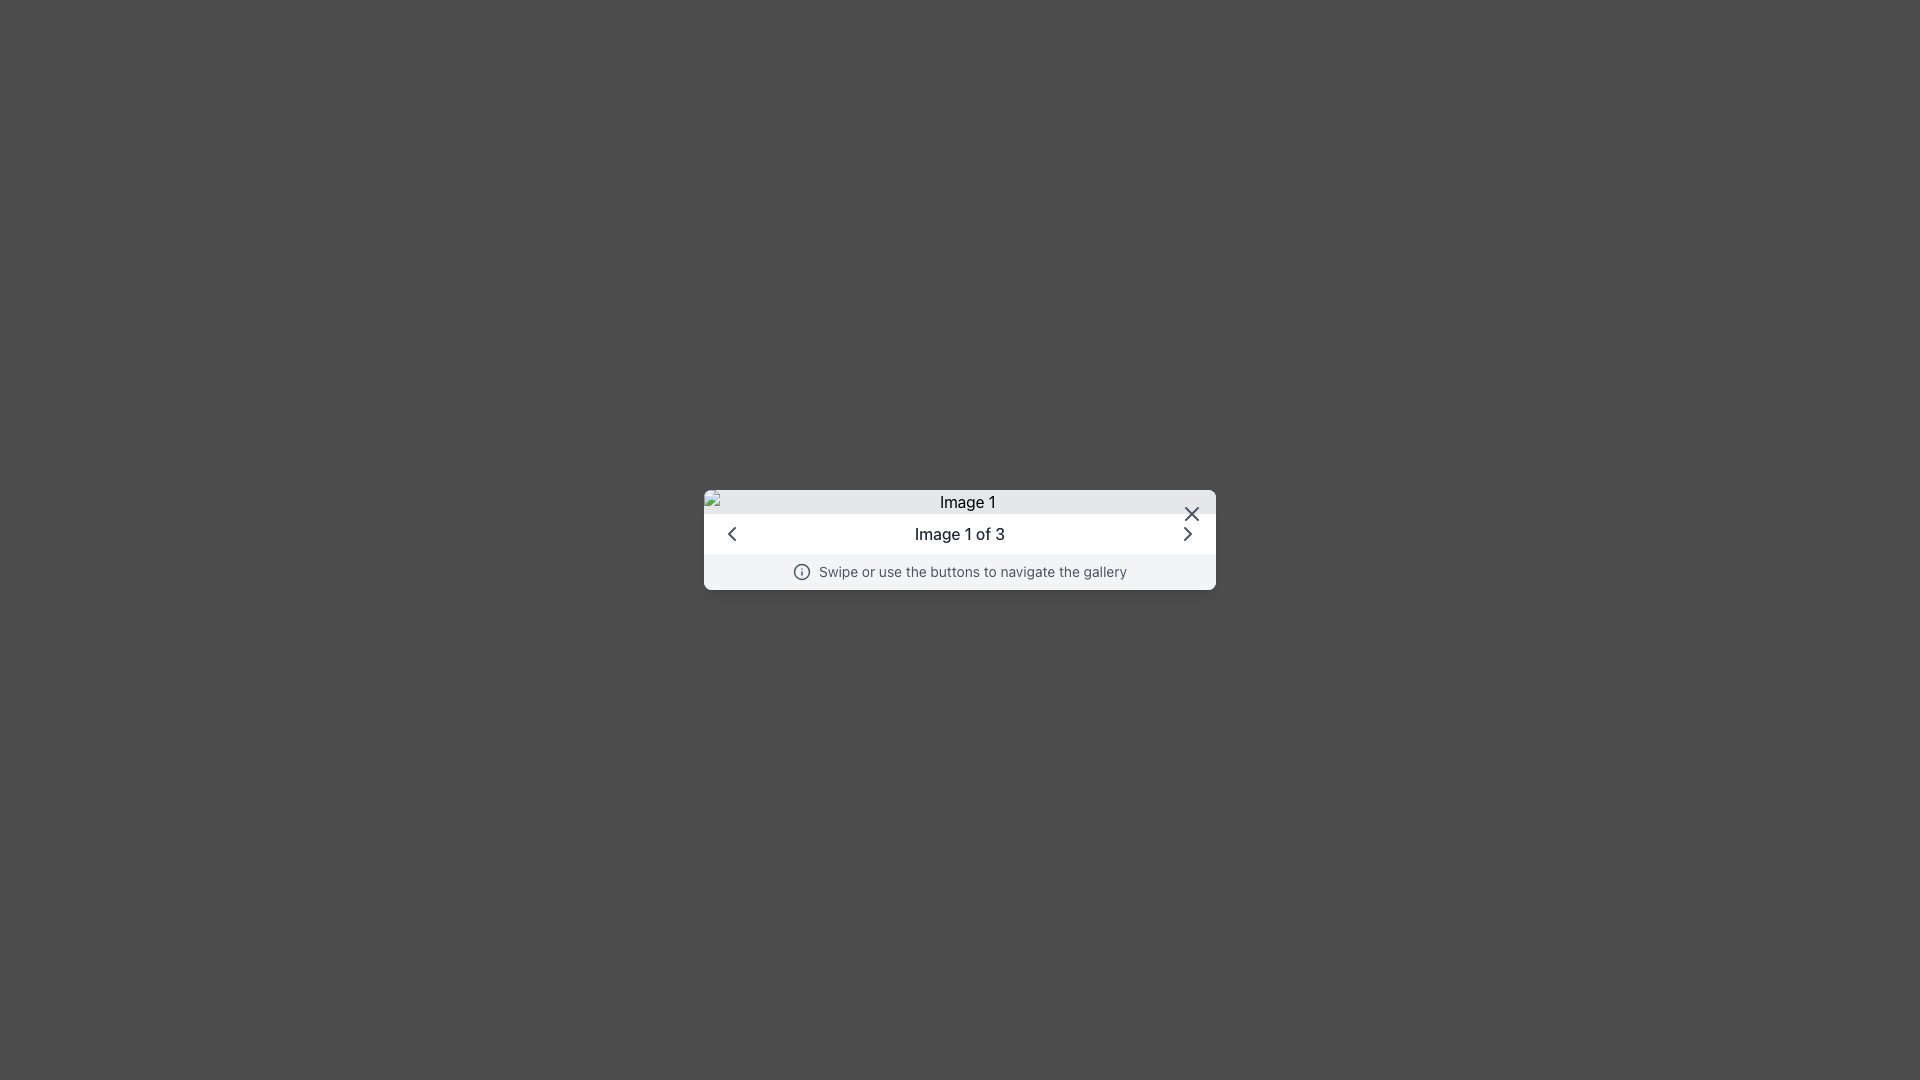 The image size is (1920, 1080). What do you see at coordinates (801, 571) in the screenshot?
I see `the circular vector graphic icon with a dark outline and transparent interior located in the navigation options for the gallery` at bounding box center [801, 571].